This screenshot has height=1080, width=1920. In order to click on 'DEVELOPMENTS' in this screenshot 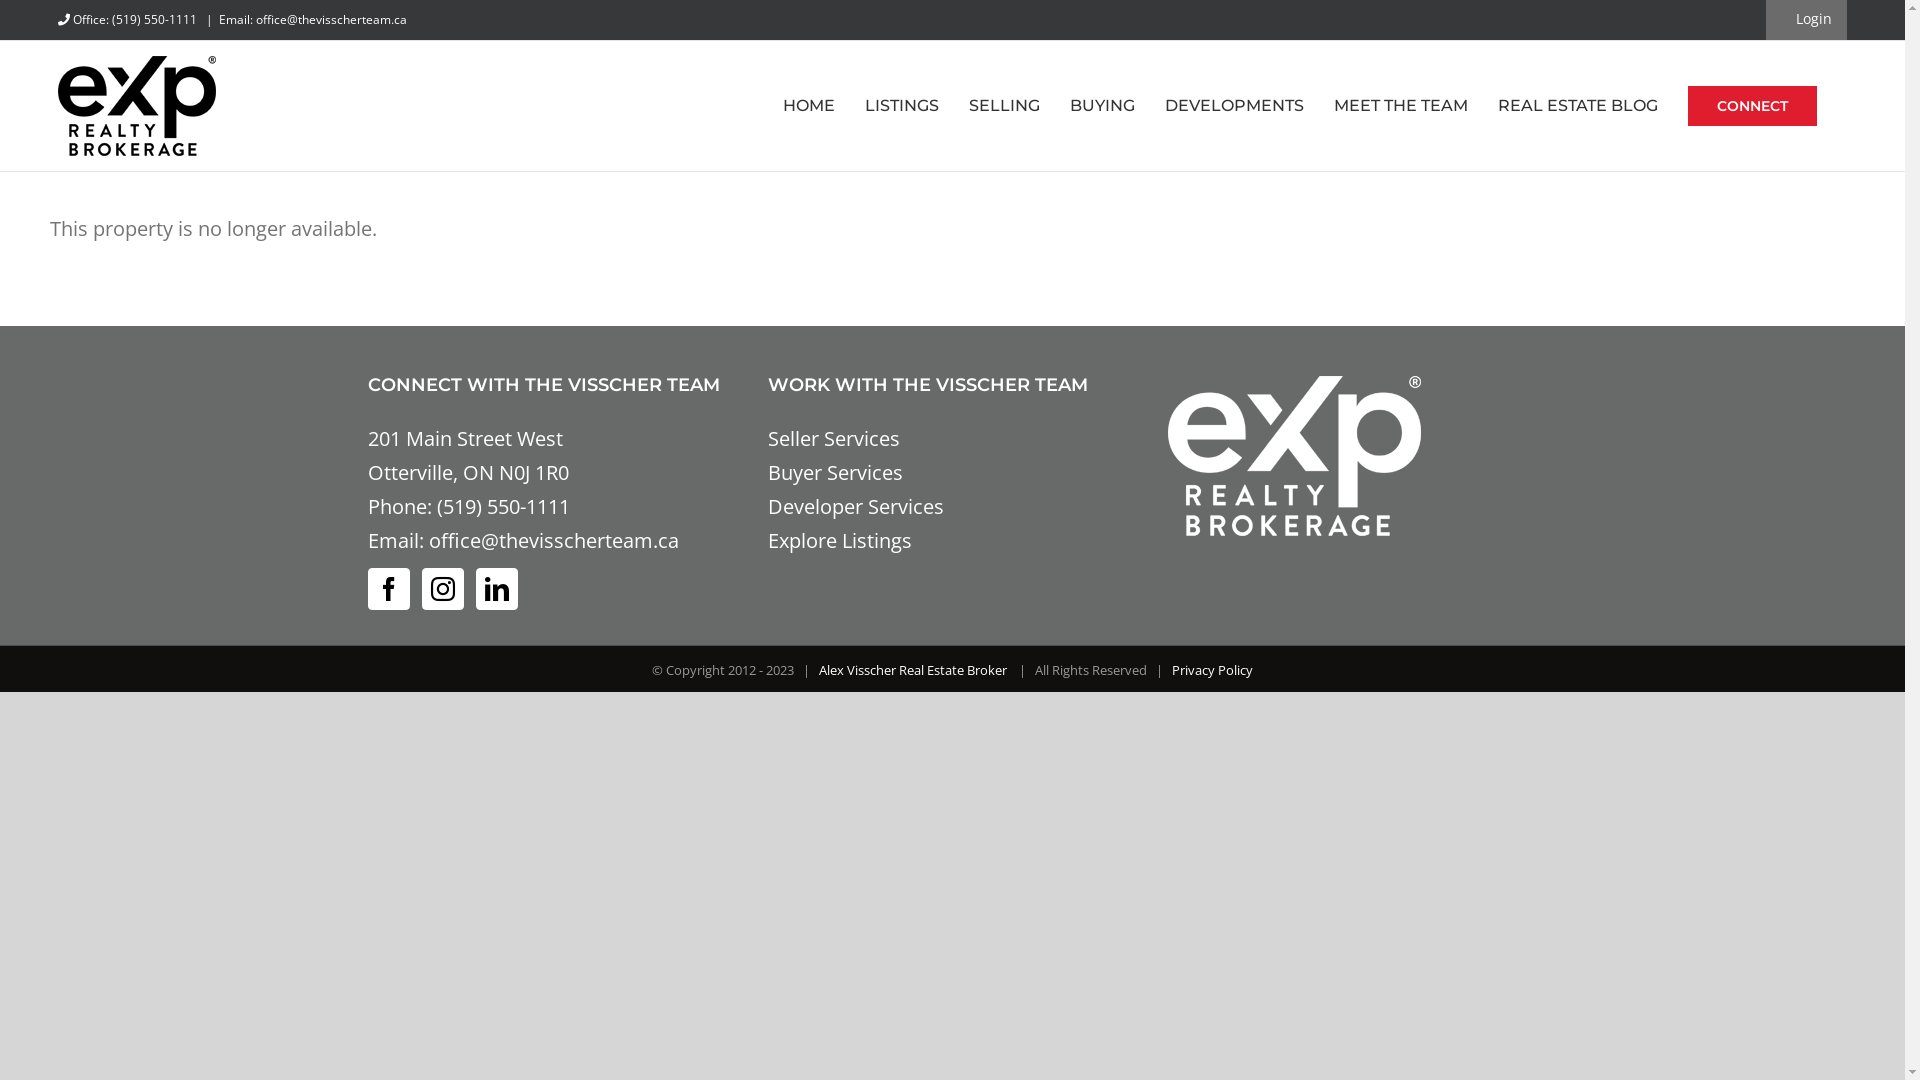, I will do `click(1233, 105)`.